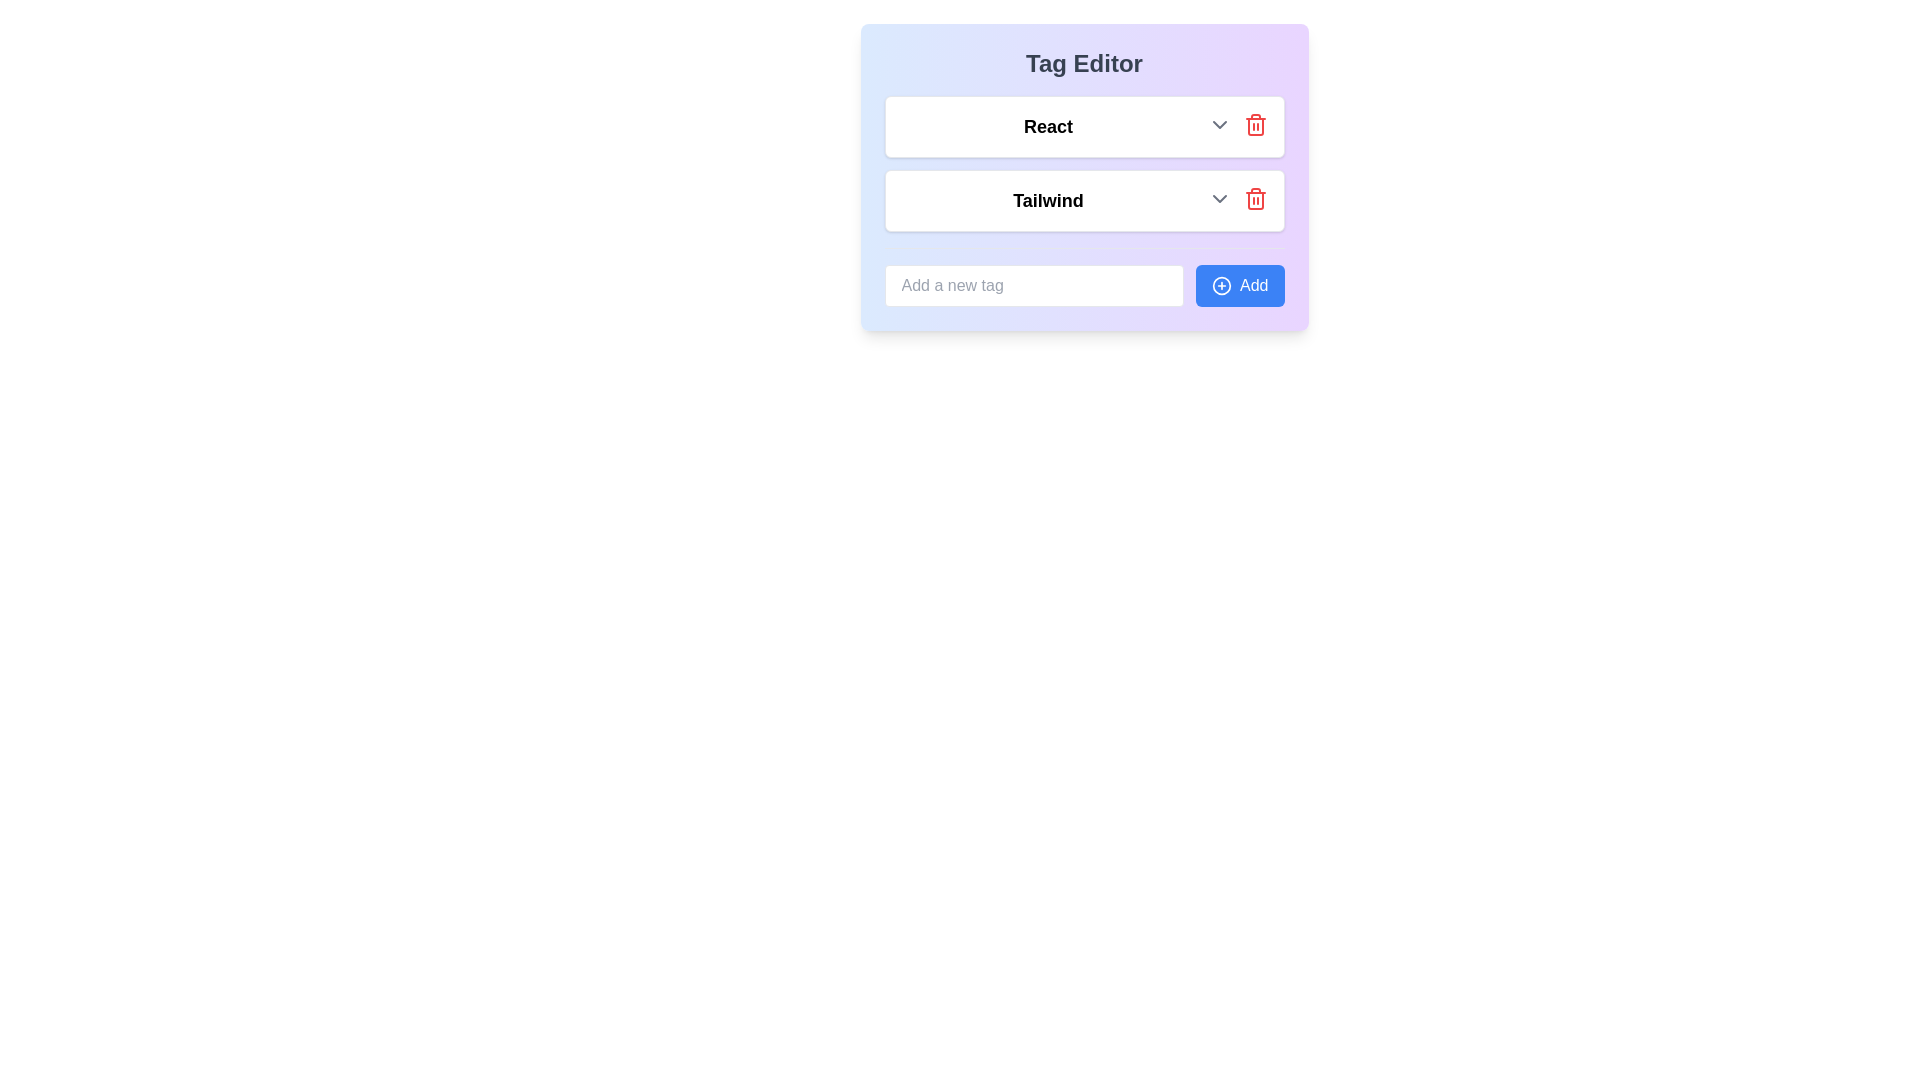  I want to click on the downward-pointing chevron icon next to the 'React' label, so click(1218, 124).